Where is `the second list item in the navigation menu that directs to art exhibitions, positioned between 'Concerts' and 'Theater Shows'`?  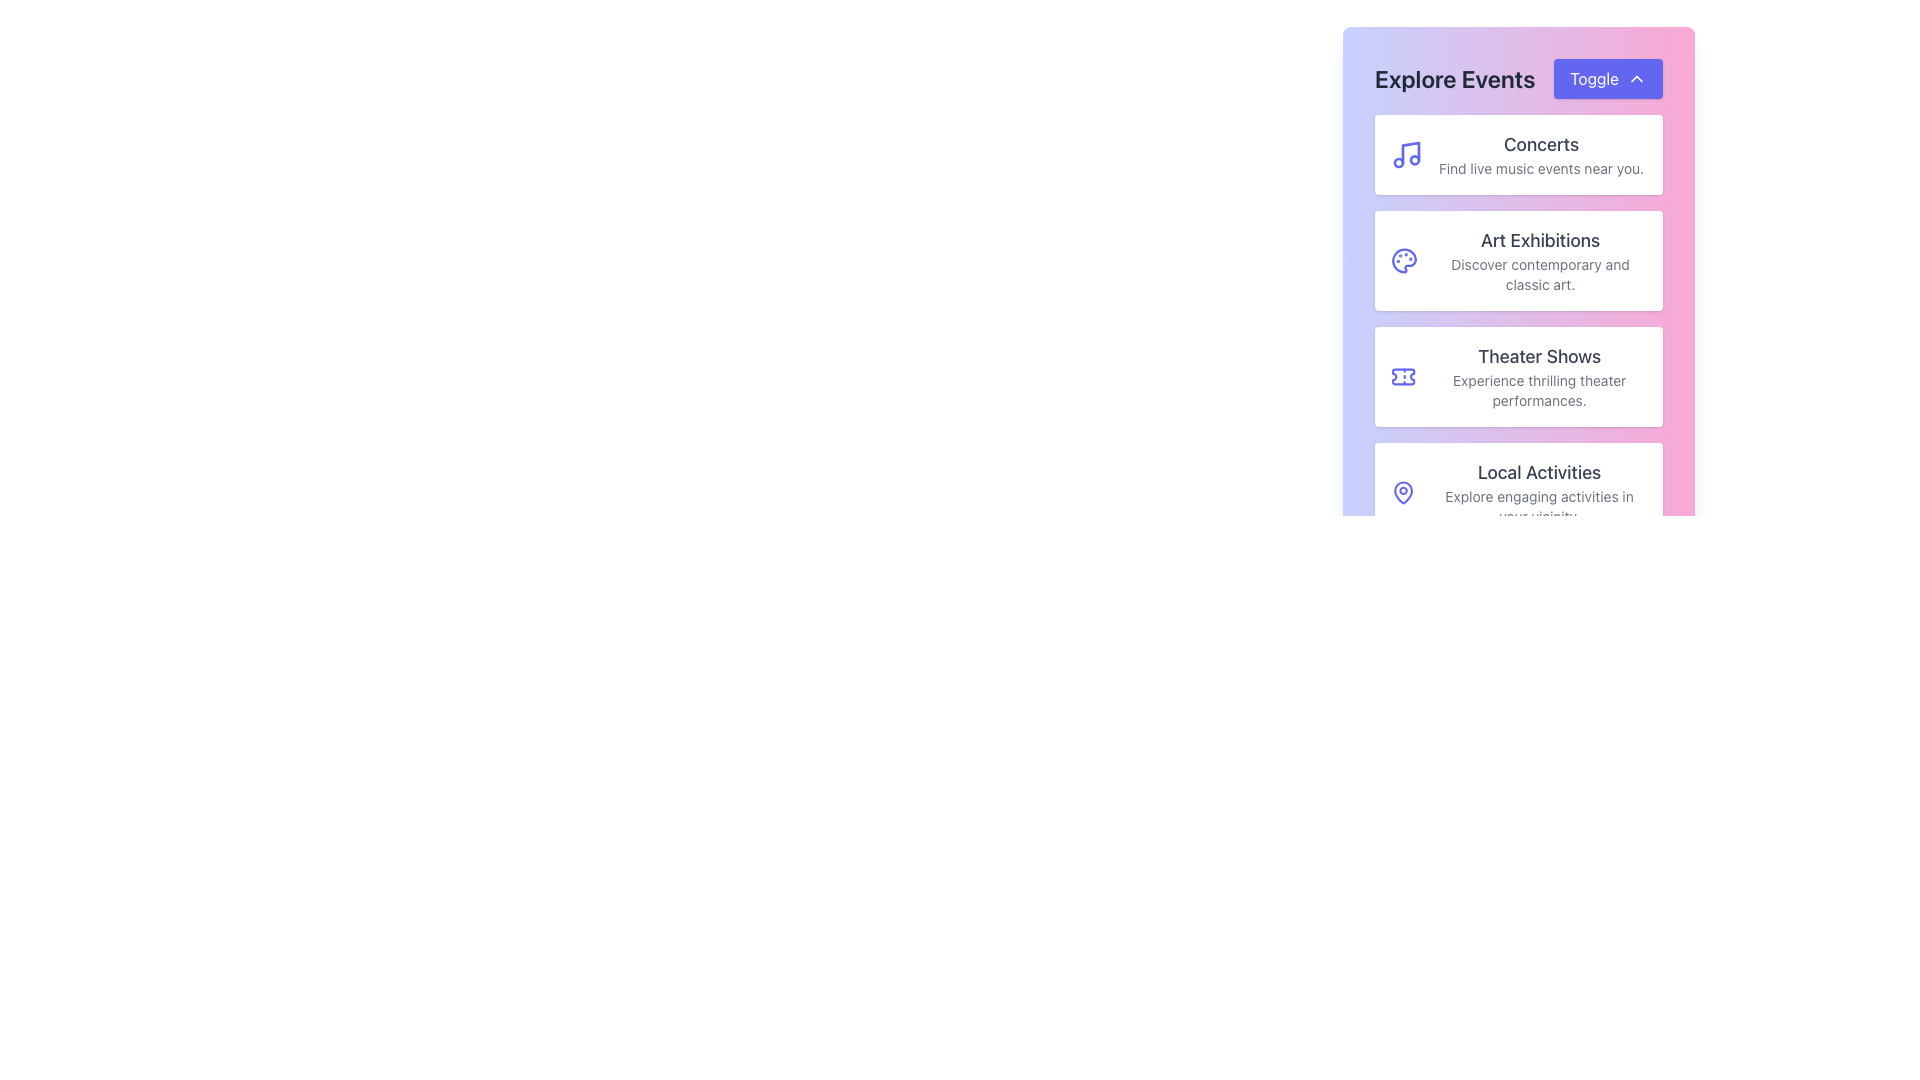
the second list item in the navigation menu that directs to art exhibitions, positioned between 'Concerts' and 'Theater Shows' is located at coordinates (1518, 260).